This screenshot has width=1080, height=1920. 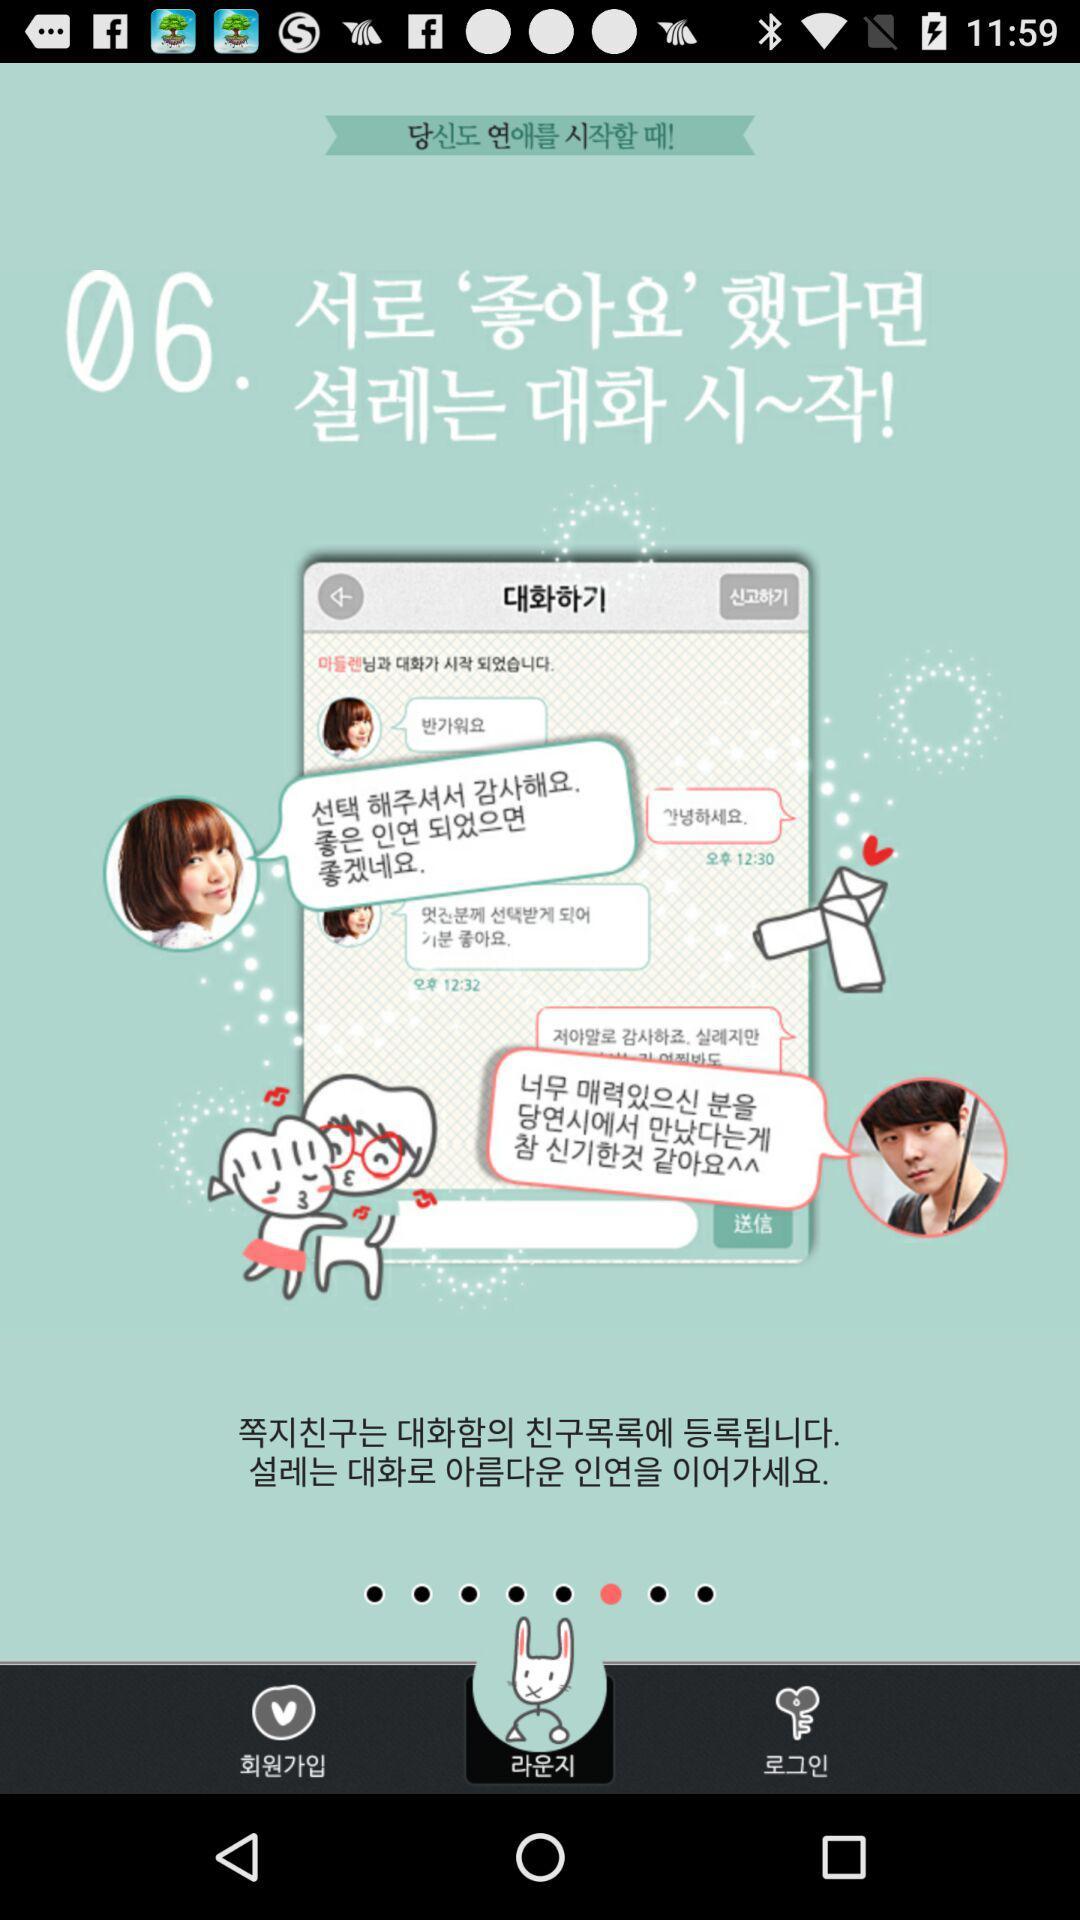 What do you see at coordinates (658, 1593) in the screenshot?
I see `pass image` at bounding box center [658, 1593].